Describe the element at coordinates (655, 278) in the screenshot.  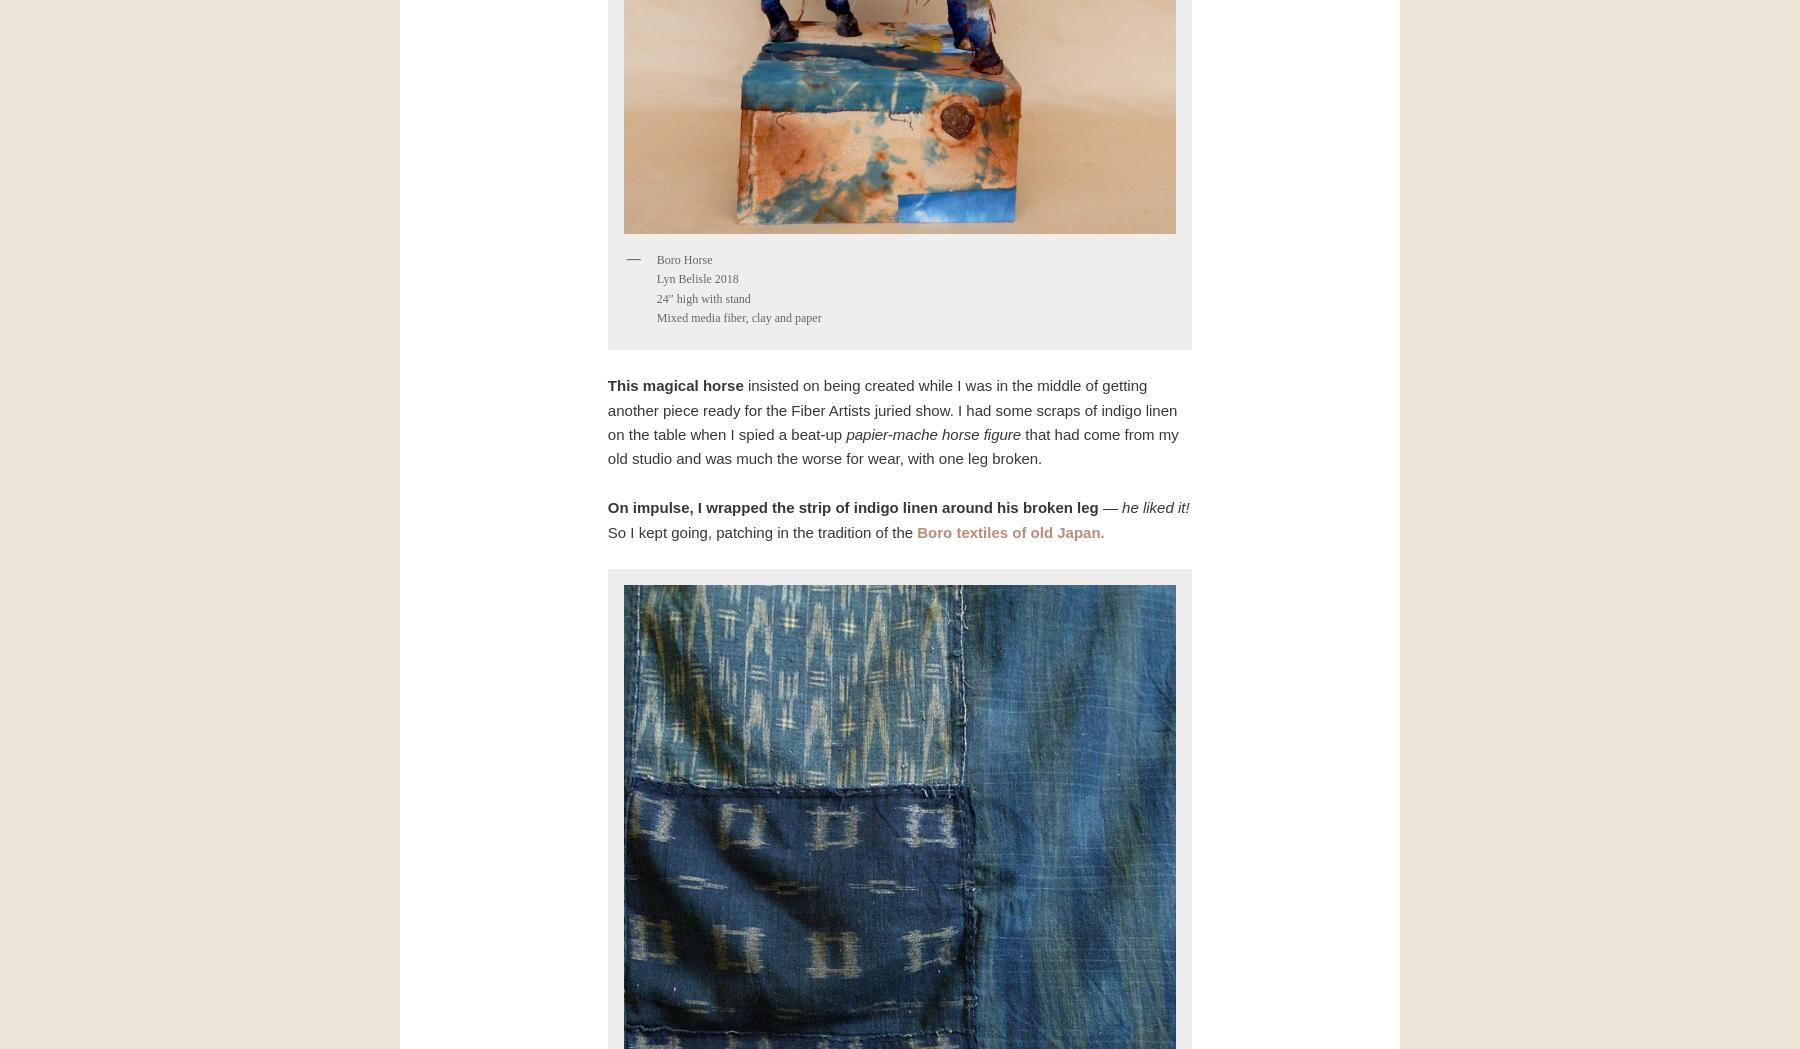
I see `'Lyn Belisle 2018'` at that location.